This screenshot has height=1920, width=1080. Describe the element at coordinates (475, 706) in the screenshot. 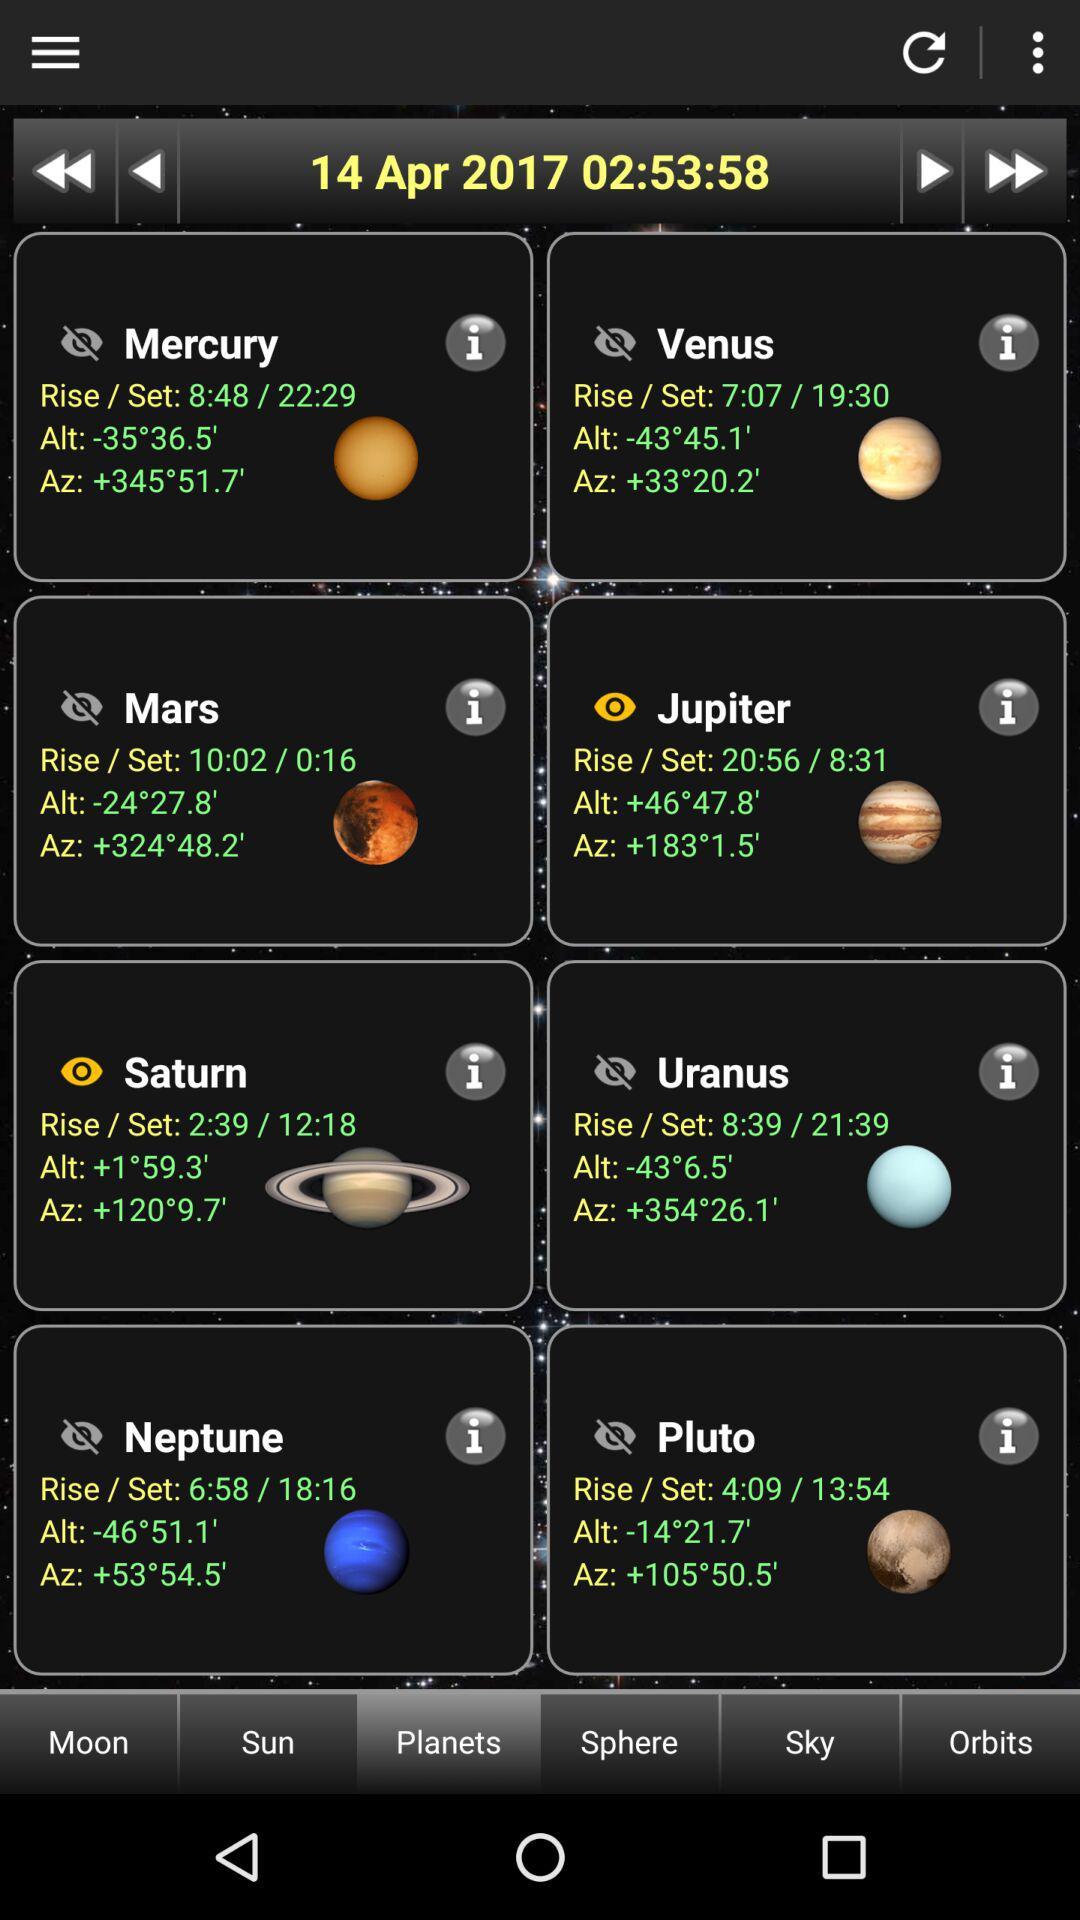

I see `information option` at that location.